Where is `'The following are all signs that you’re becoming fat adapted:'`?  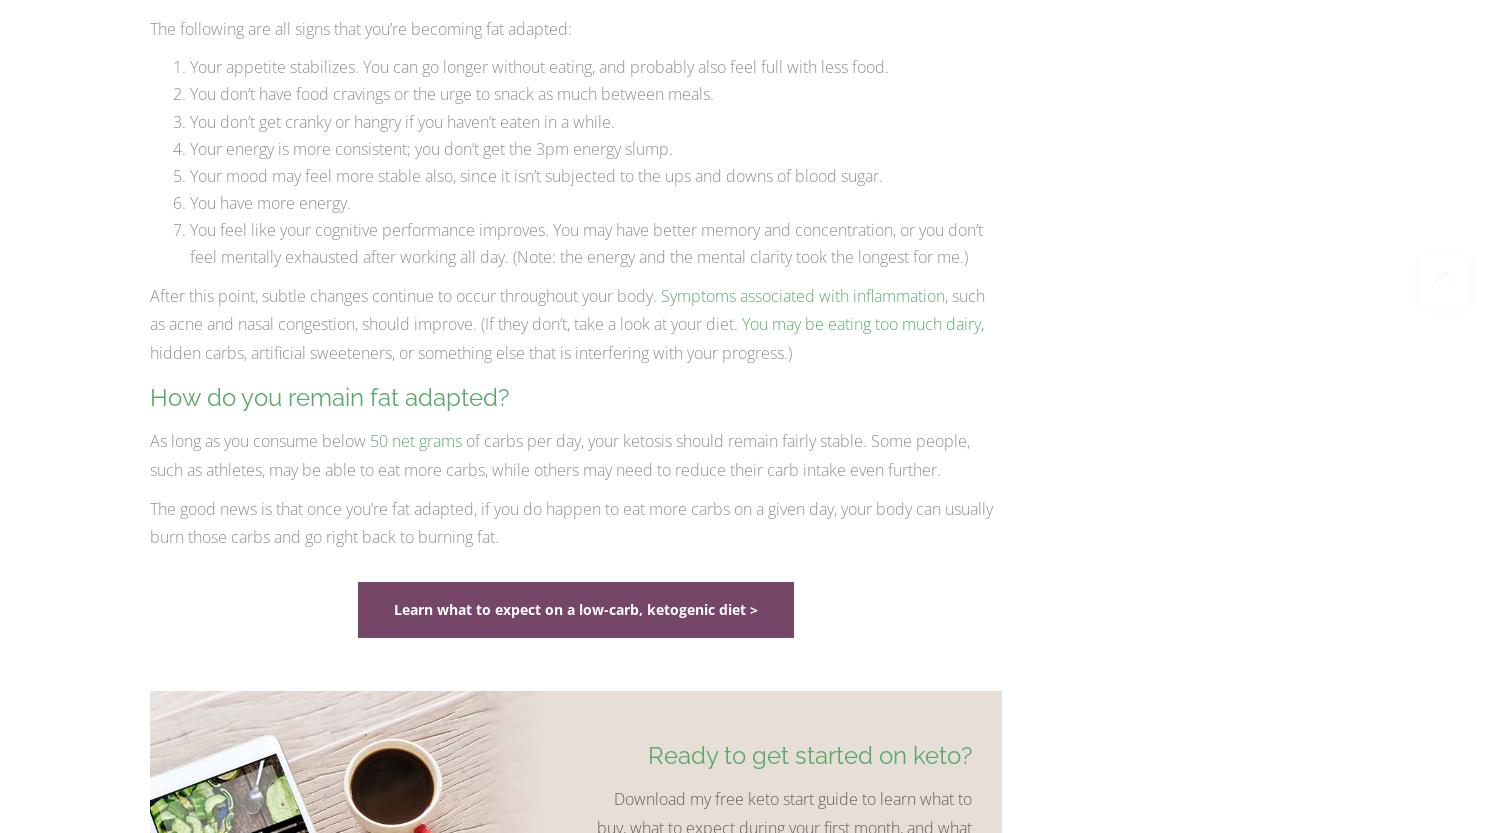
'The following are all signs that you’re becoming fat adapted:' is located at coordinates (360, 28).